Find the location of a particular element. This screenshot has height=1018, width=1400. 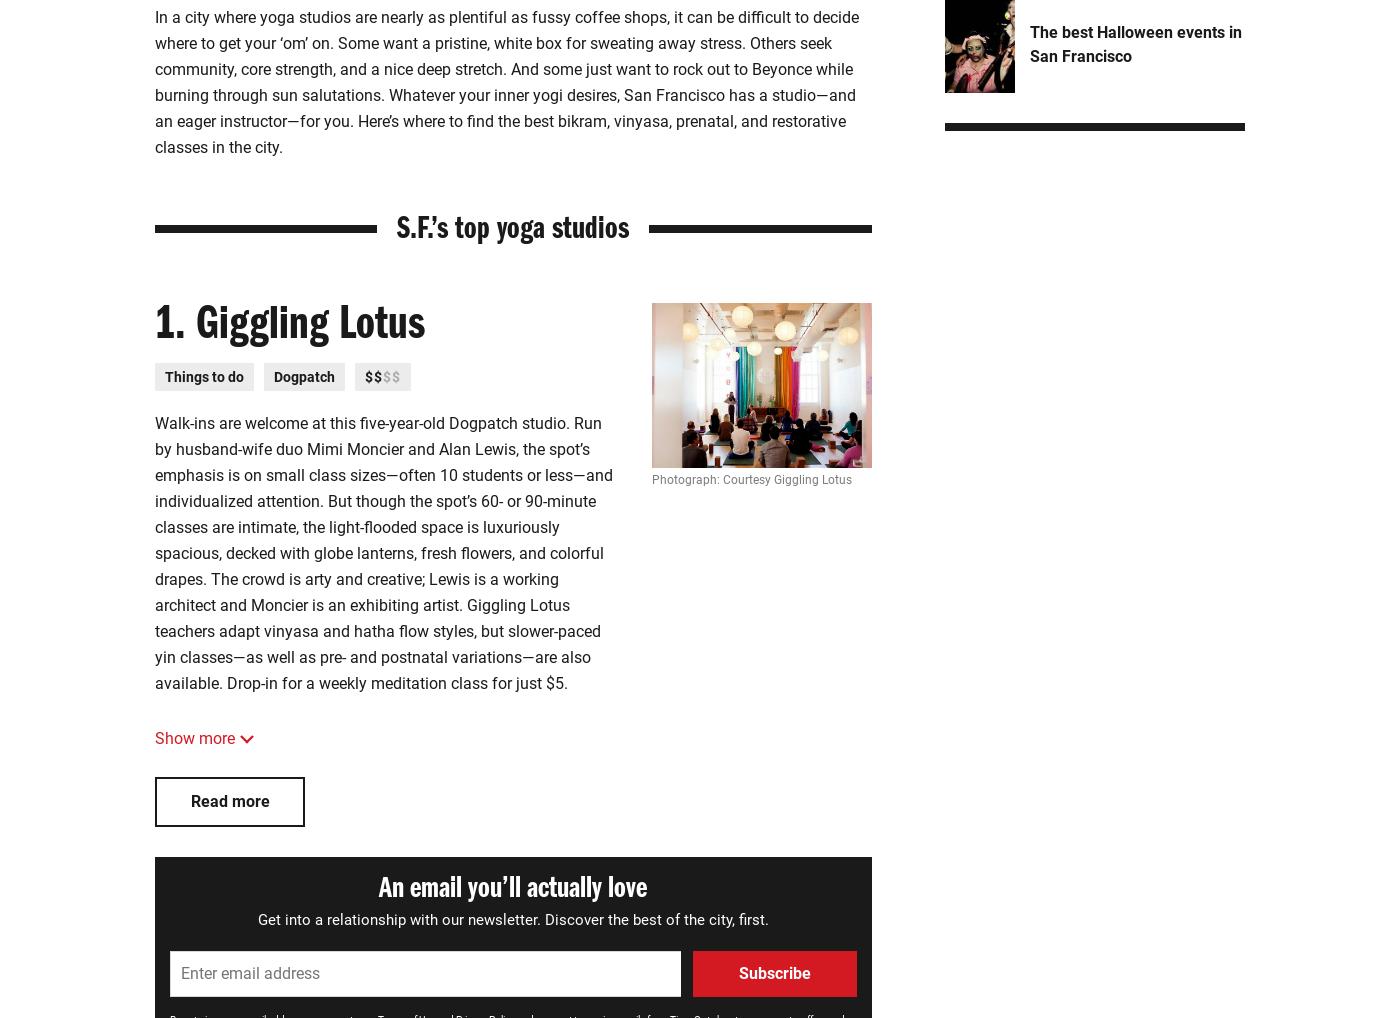

'Things to do' is located at coordinates (204, 376).